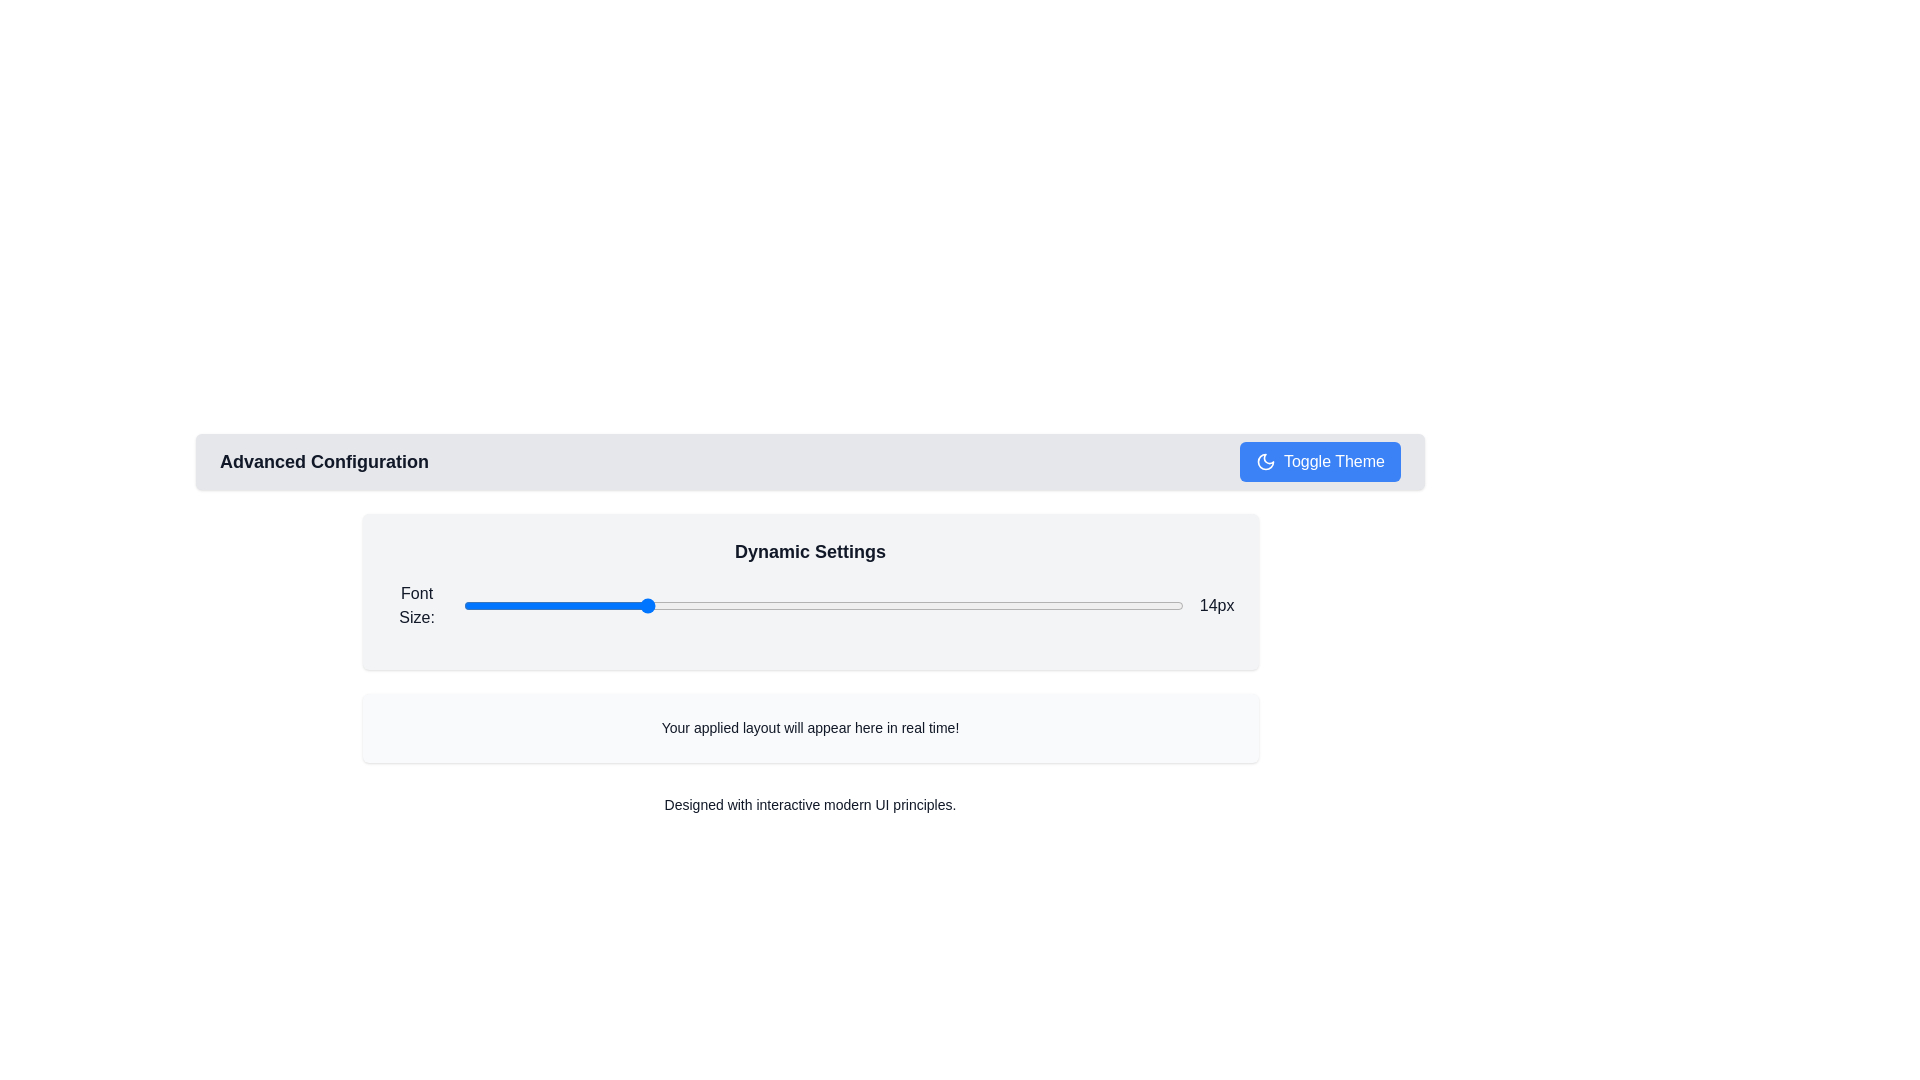 The width and height of the screenshot is (1920, 1080). I want to click on the moon icon within the 'Toggle Theme' button, which has a rounded blue background and white text, located in the upper-right section of the interface, so click(1264, 462).